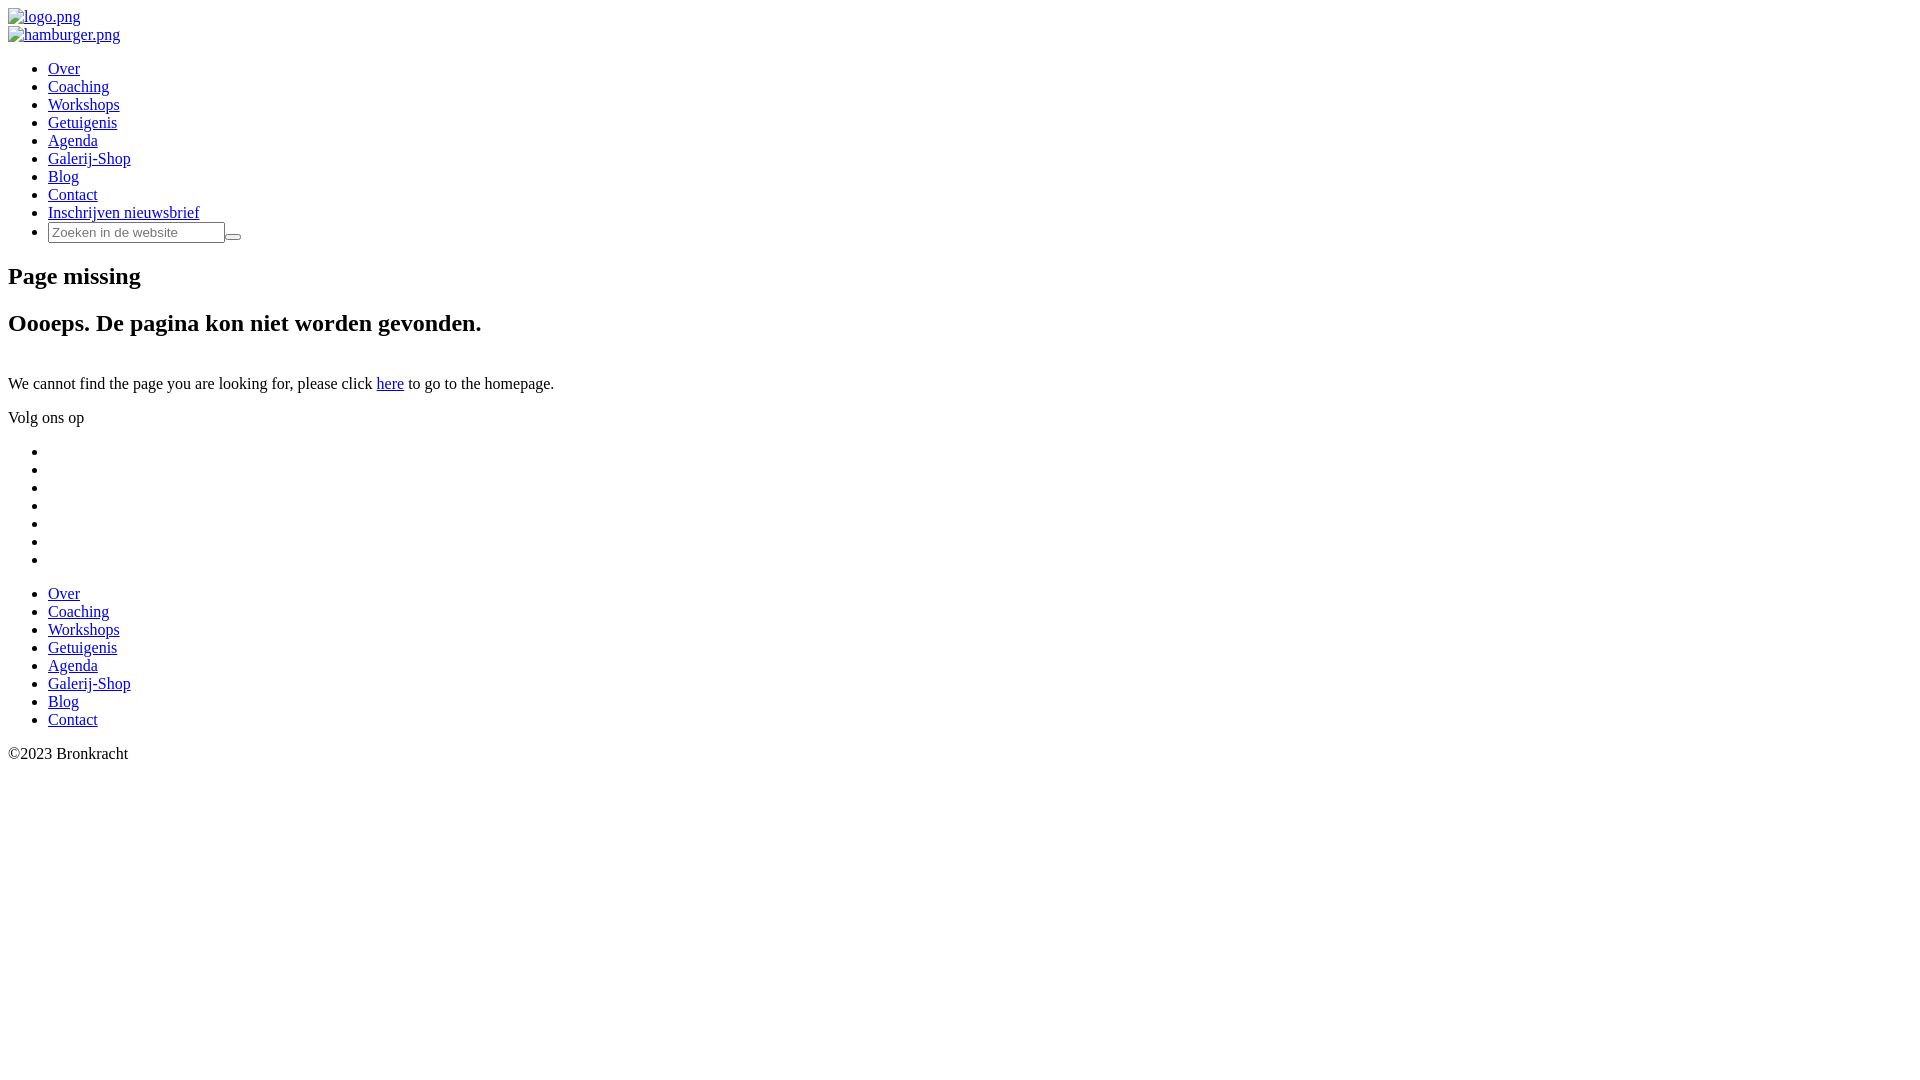 The image size is (1920, 1080). Describe the element at coordinates (81, 122) in the screenshot. I see `'Getuigenis'` at that location.